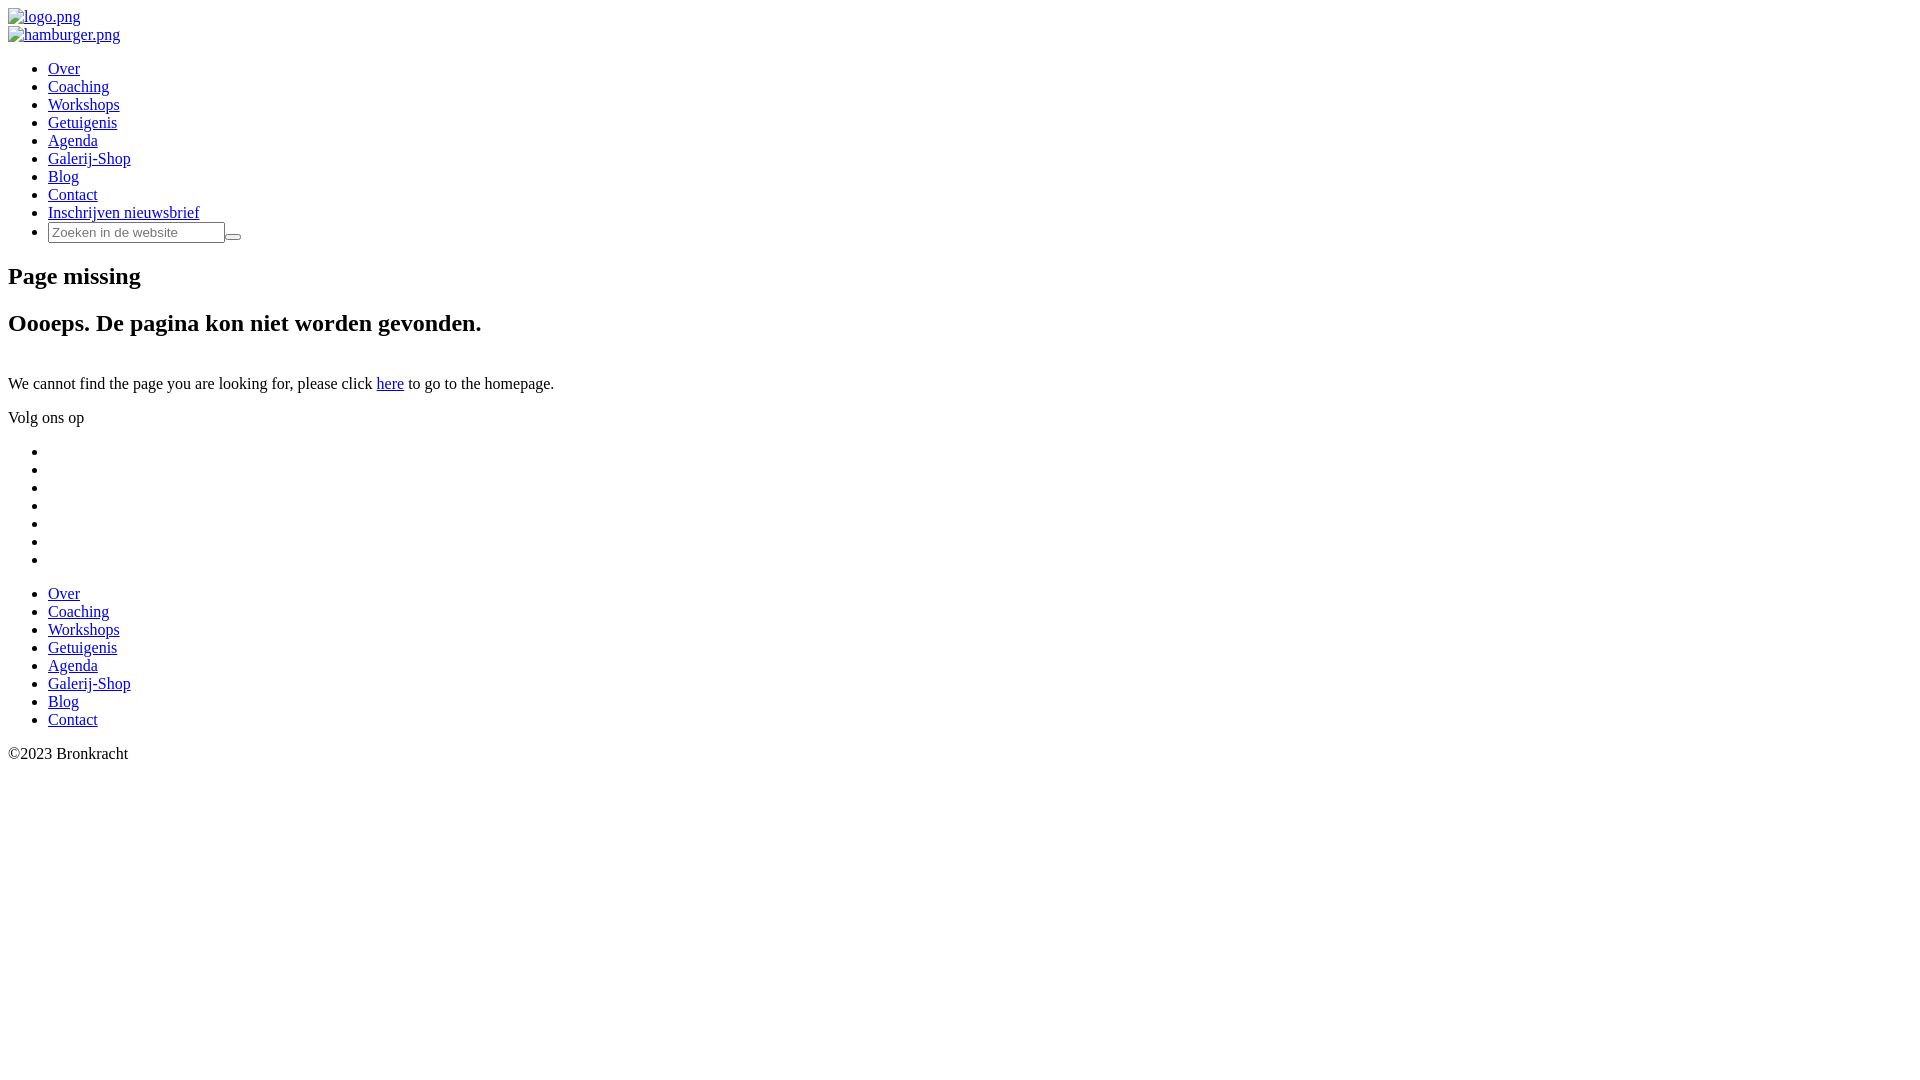 The image size is (1920, 1080). Describe the element at coordinates (81, 122) in the screenshot. I see `'Getuigenis'` at that location.